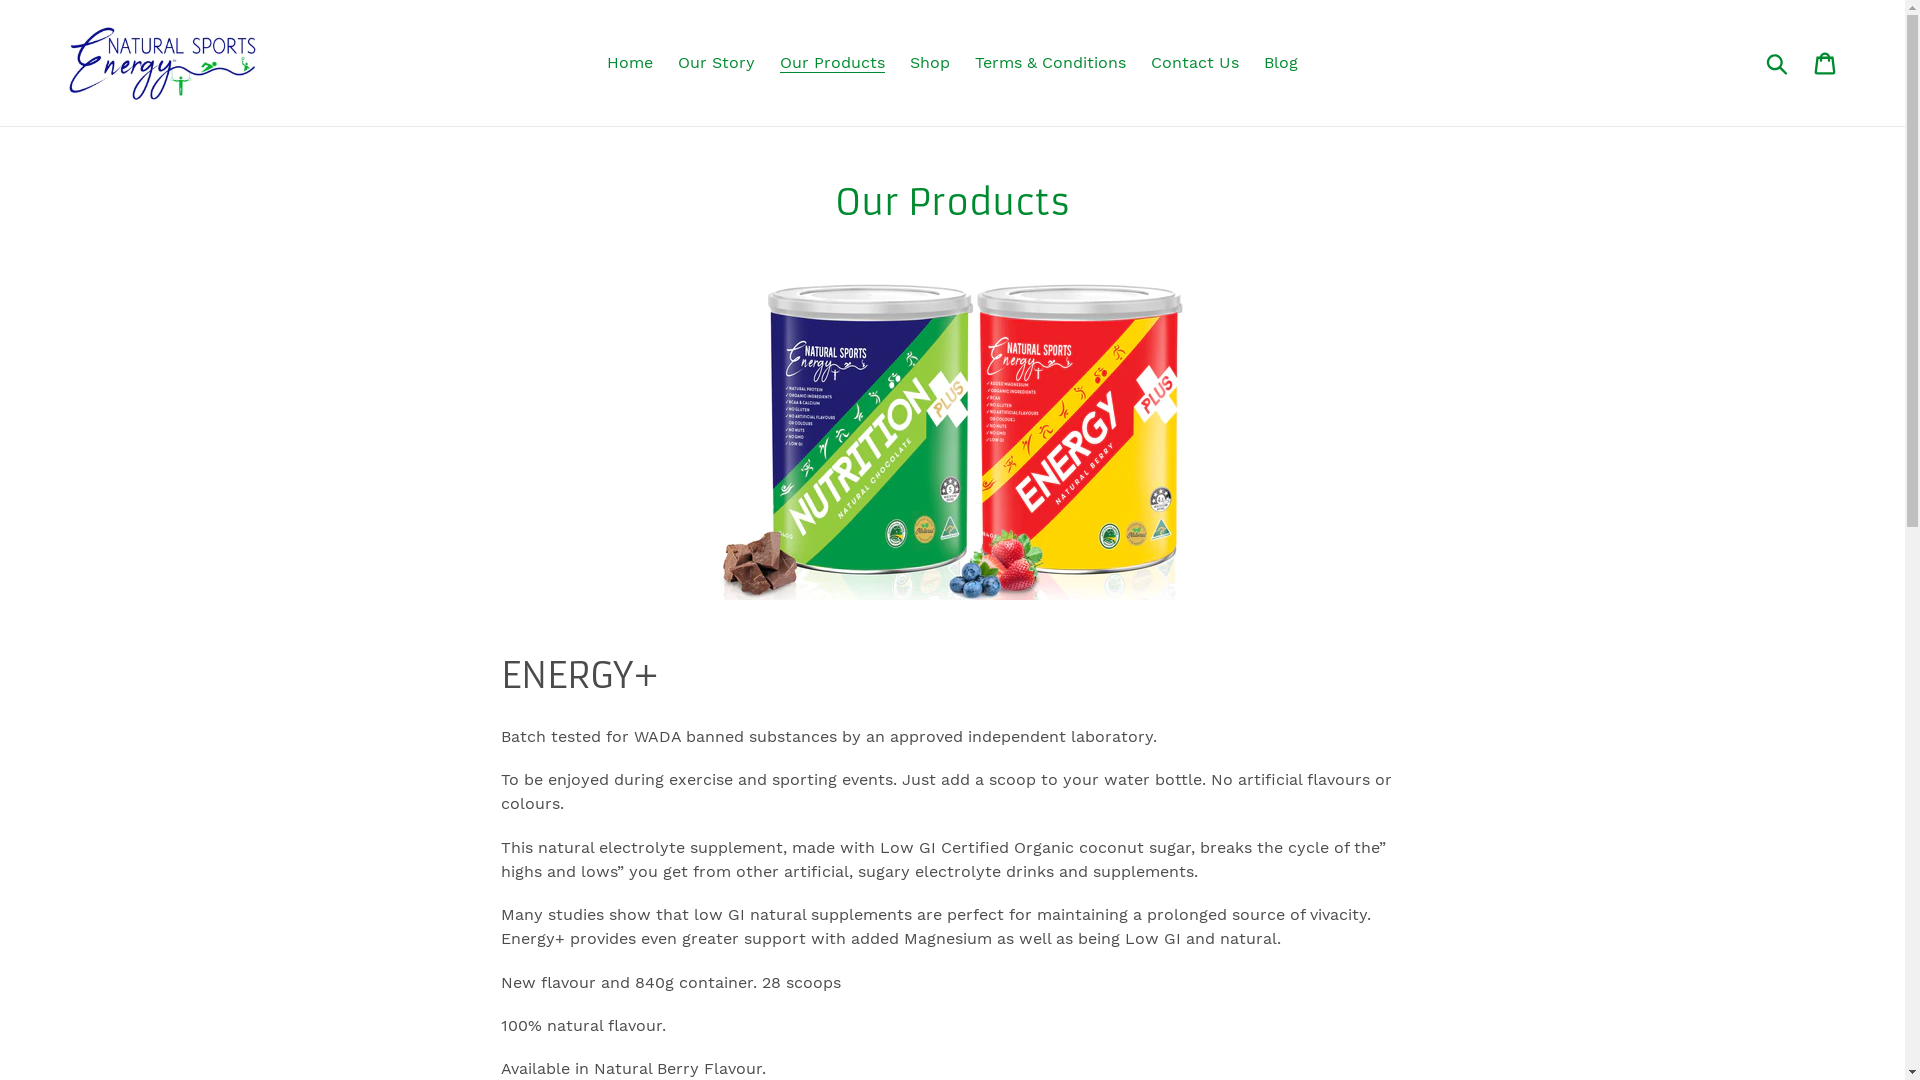 The width and height of the screenshot is (1920, 1080). What do you see at coordinates (1826, 62) in the screenshot?
I see `'Cart'` at bounding box center [1826, 62].